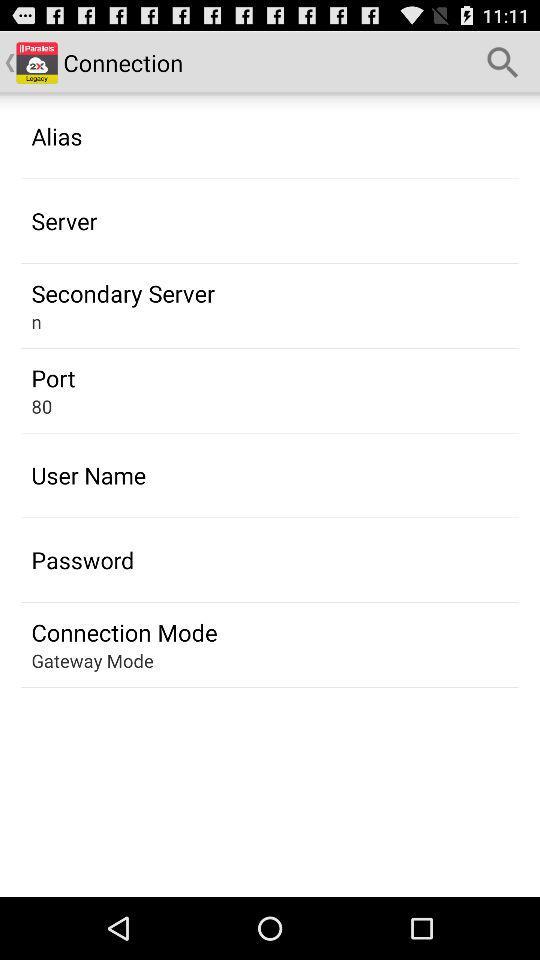 The height and width of the screenshot is (960, 540). What do you see at coordinates (123, 292) in the screenshot?
I see `the secondary server` at bounding box center [123, 292].